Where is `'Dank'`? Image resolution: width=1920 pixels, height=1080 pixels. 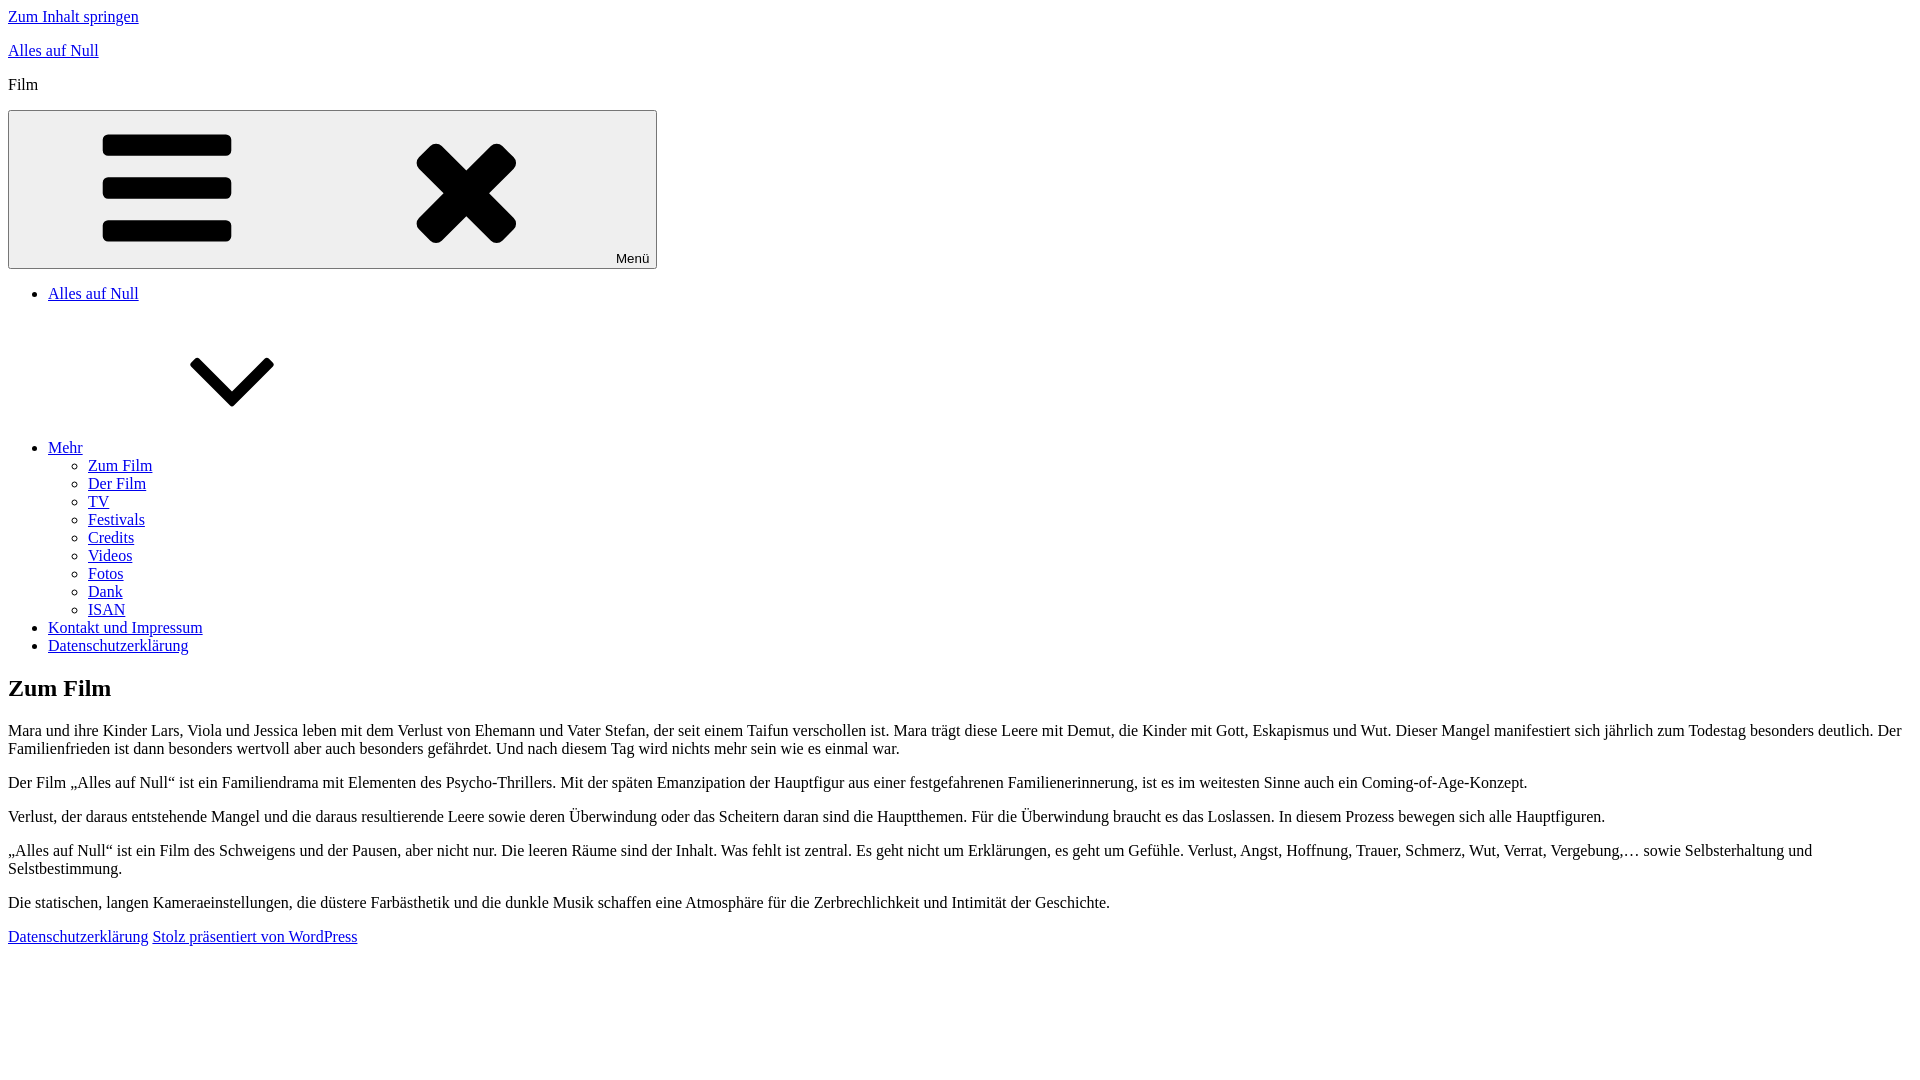 'Dank' is located at coordinates (104, 590).